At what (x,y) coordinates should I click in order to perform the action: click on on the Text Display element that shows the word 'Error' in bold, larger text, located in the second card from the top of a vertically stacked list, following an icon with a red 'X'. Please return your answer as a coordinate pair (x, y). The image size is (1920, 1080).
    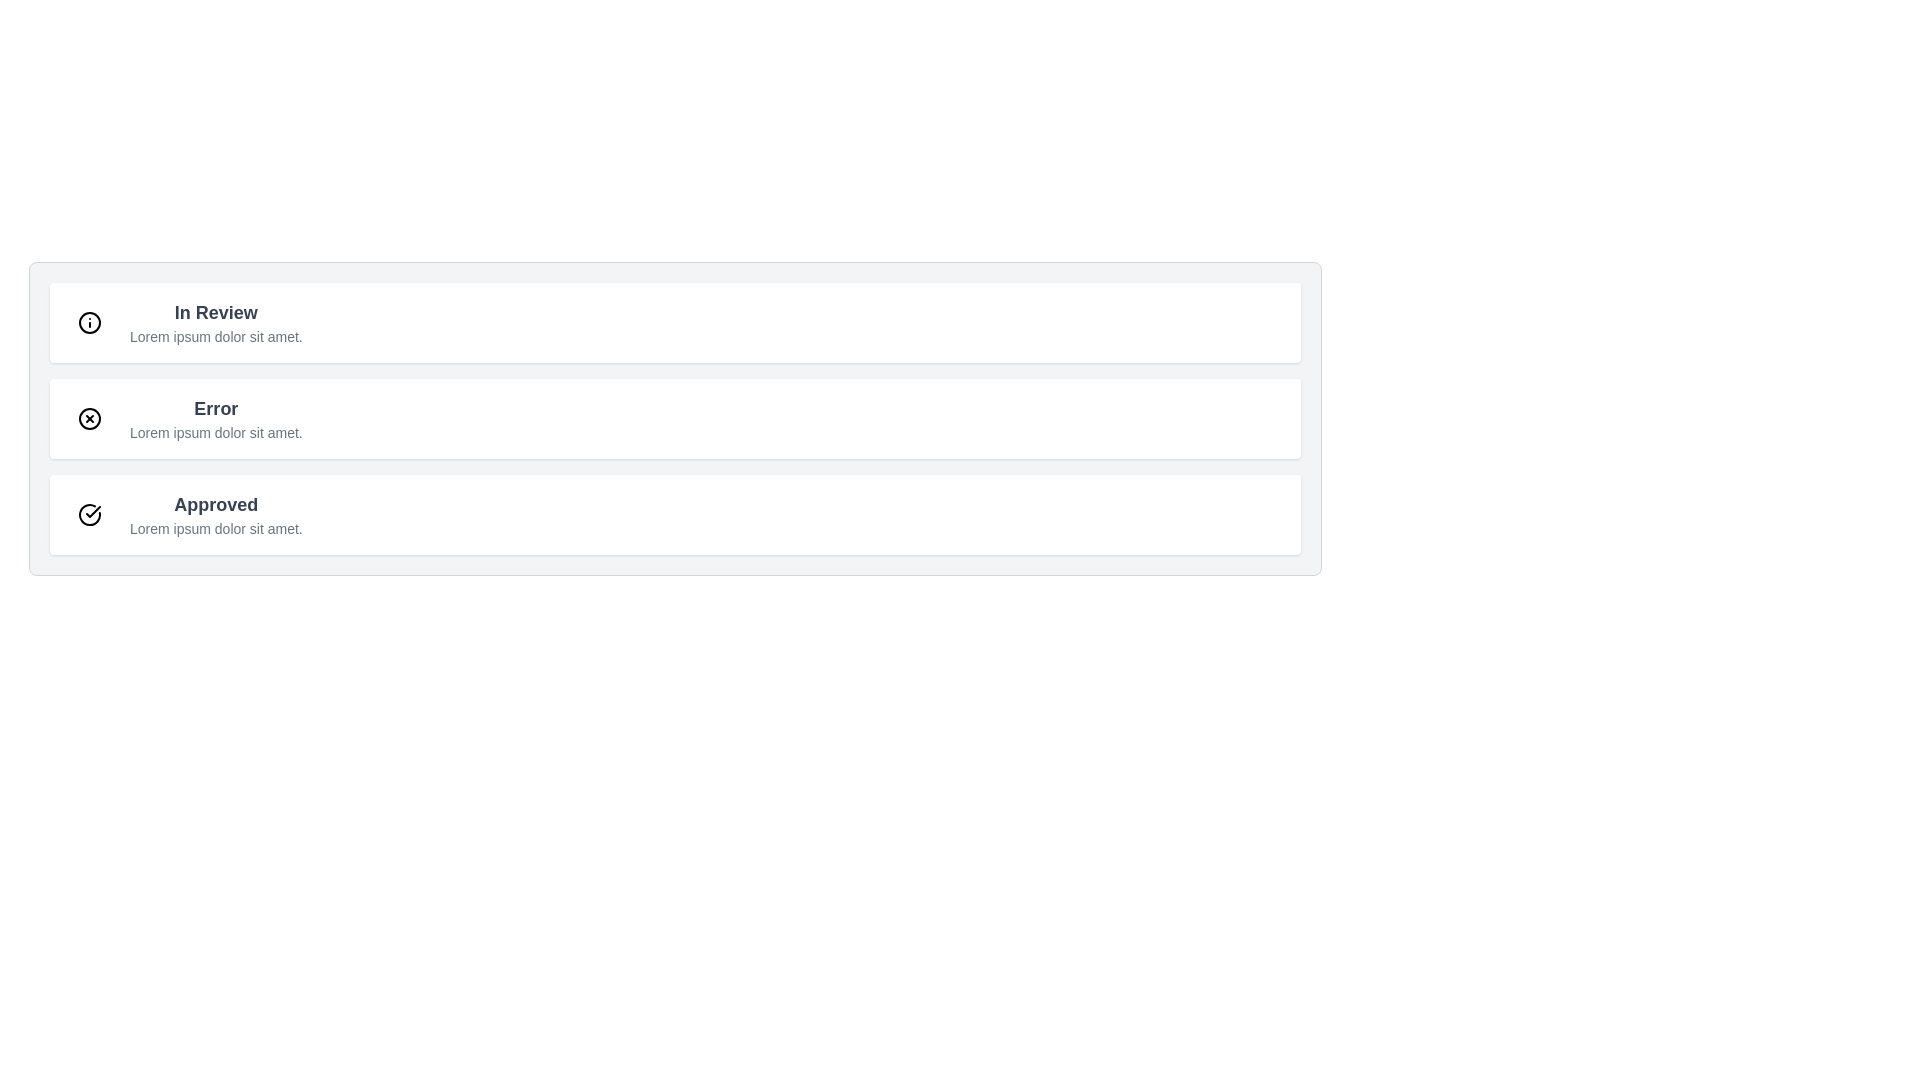
    Looking at the image, I should click on (216, 418).